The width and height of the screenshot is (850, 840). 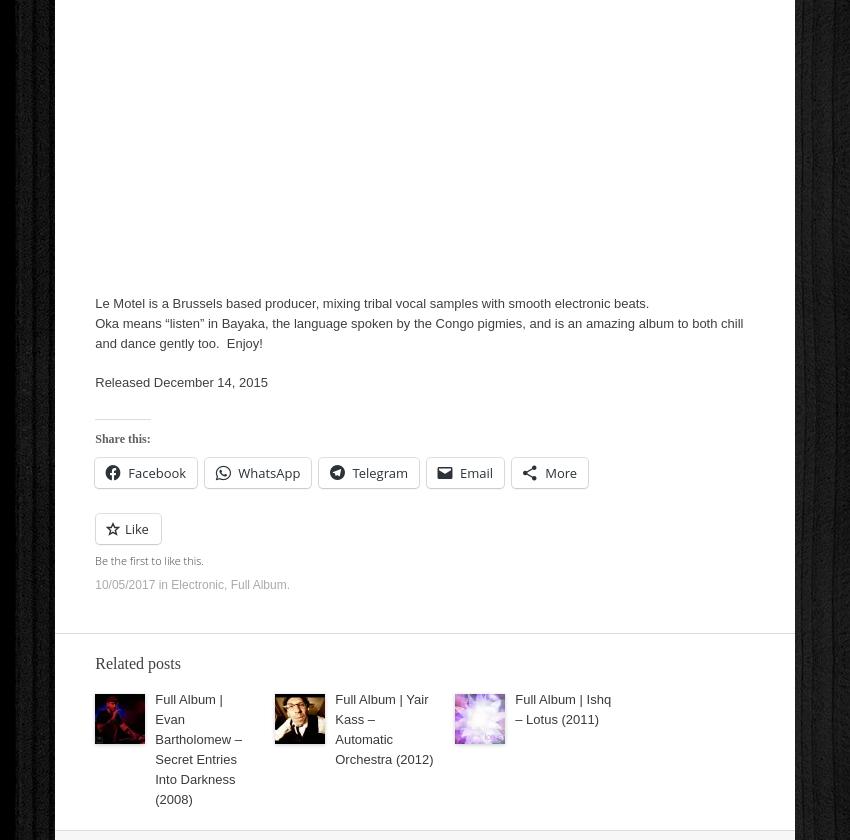 I want to click on ',', so click(x=227, y=584).